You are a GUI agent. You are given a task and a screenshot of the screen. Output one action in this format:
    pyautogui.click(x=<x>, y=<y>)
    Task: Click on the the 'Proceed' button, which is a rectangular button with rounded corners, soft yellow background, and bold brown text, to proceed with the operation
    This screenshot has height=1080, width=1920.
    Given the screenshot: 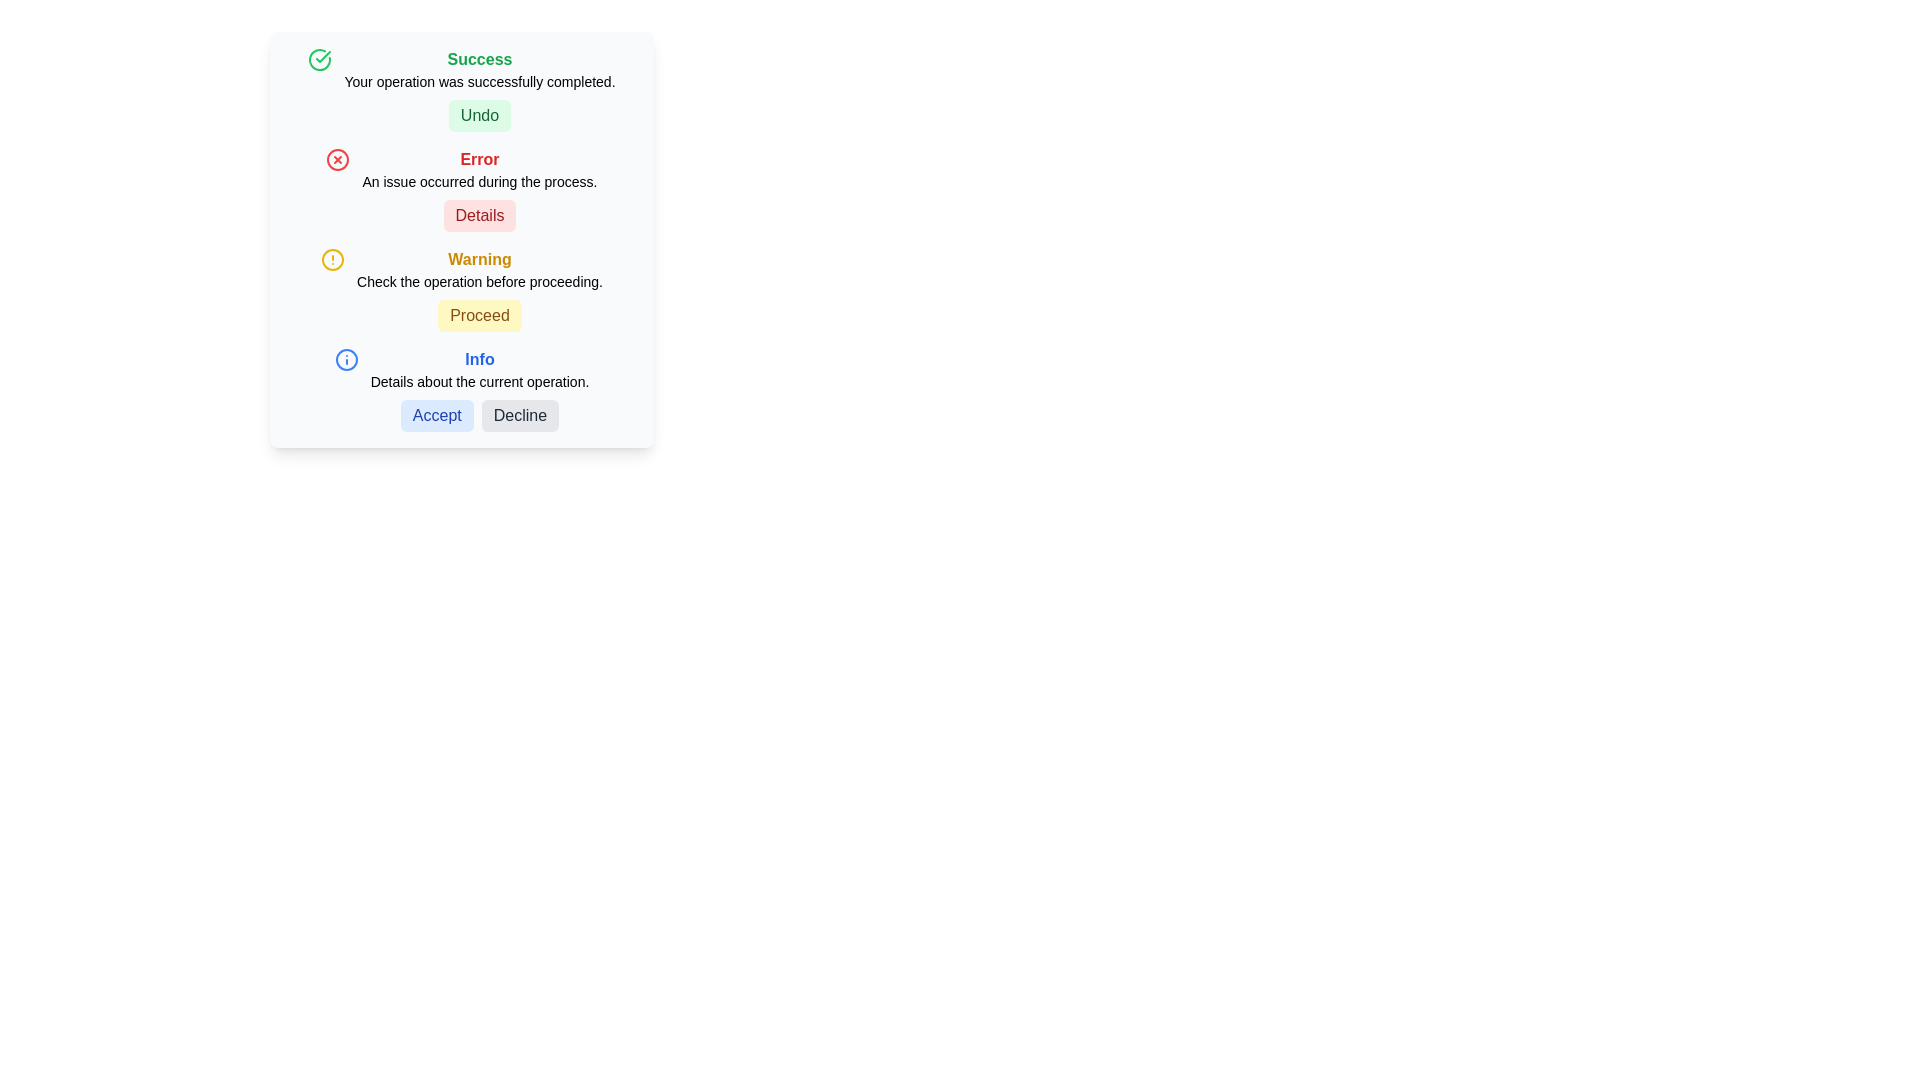 What is the action you would take?
    pyautogui.click(x=480, y=315)
    